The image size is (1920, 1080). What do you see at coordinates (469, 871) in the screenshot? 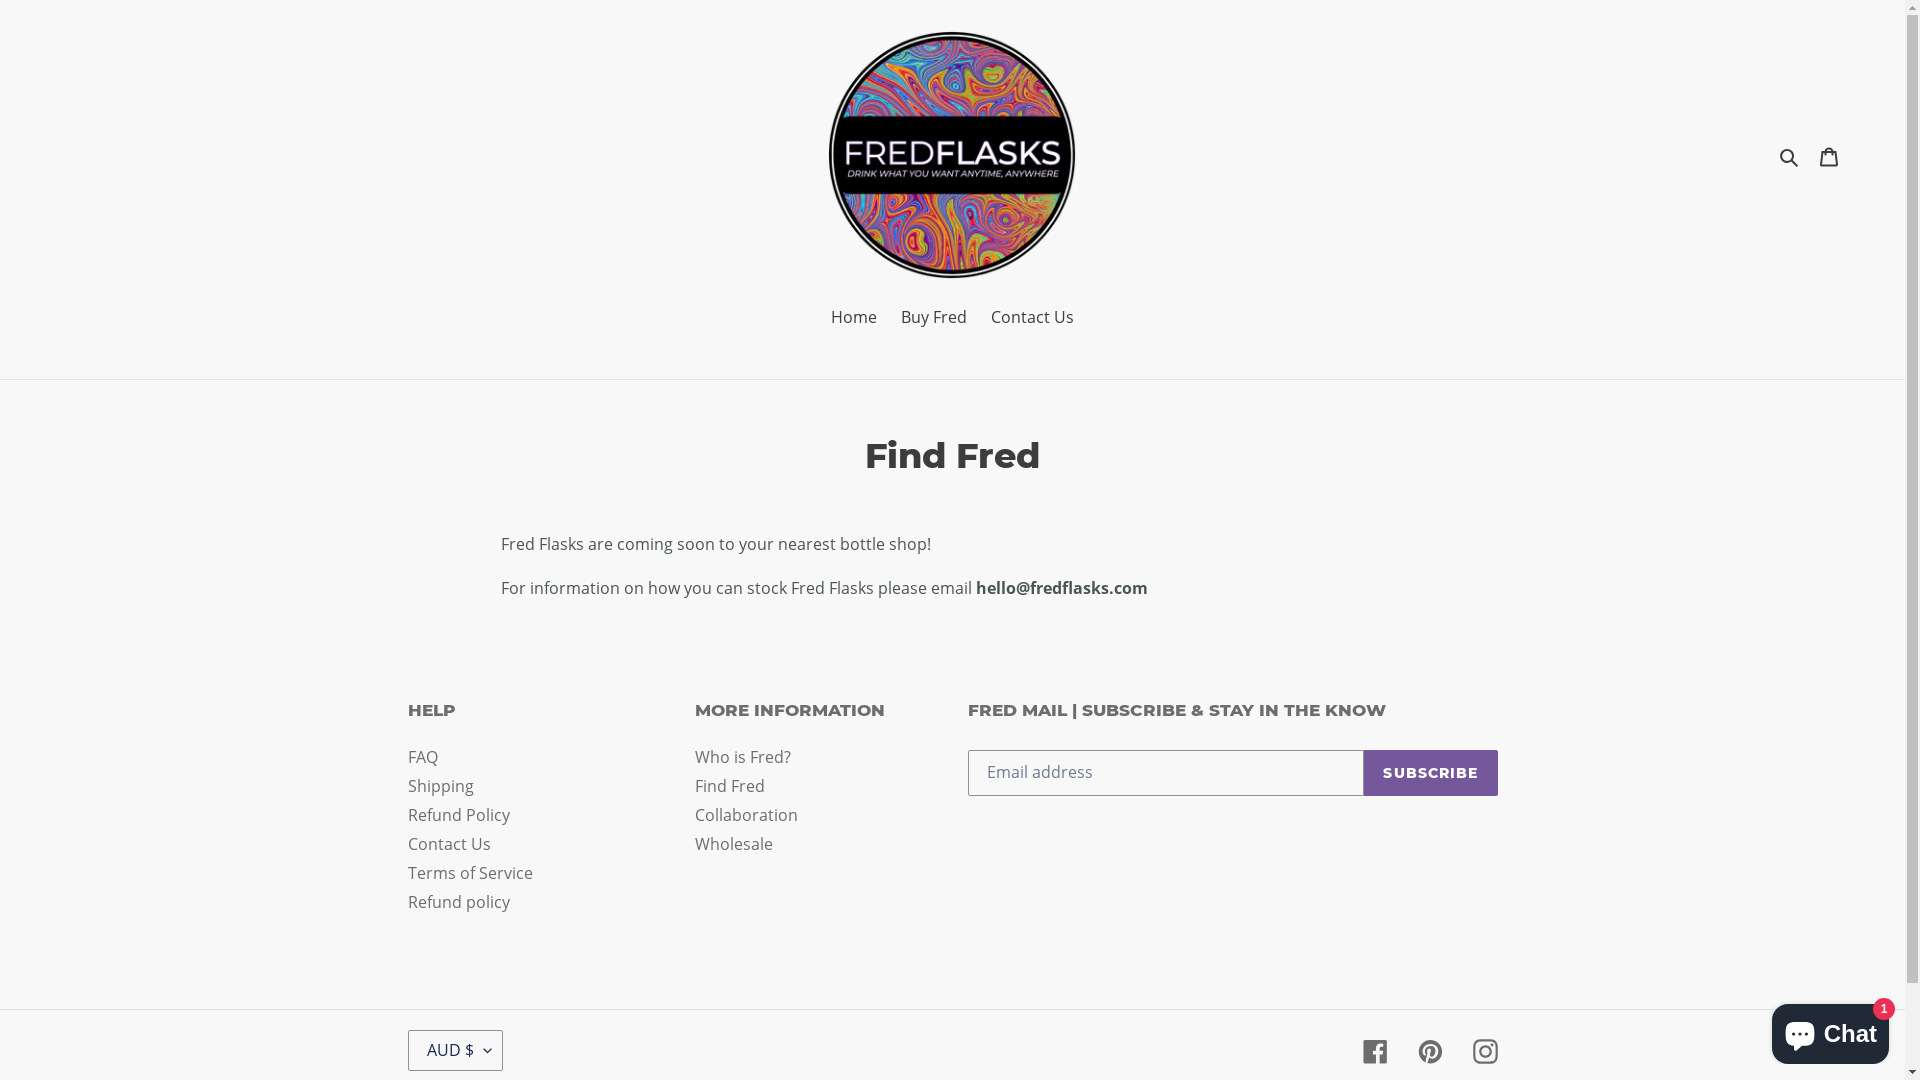
I see `'Terms of Service'` at bounding box center [469, 871].